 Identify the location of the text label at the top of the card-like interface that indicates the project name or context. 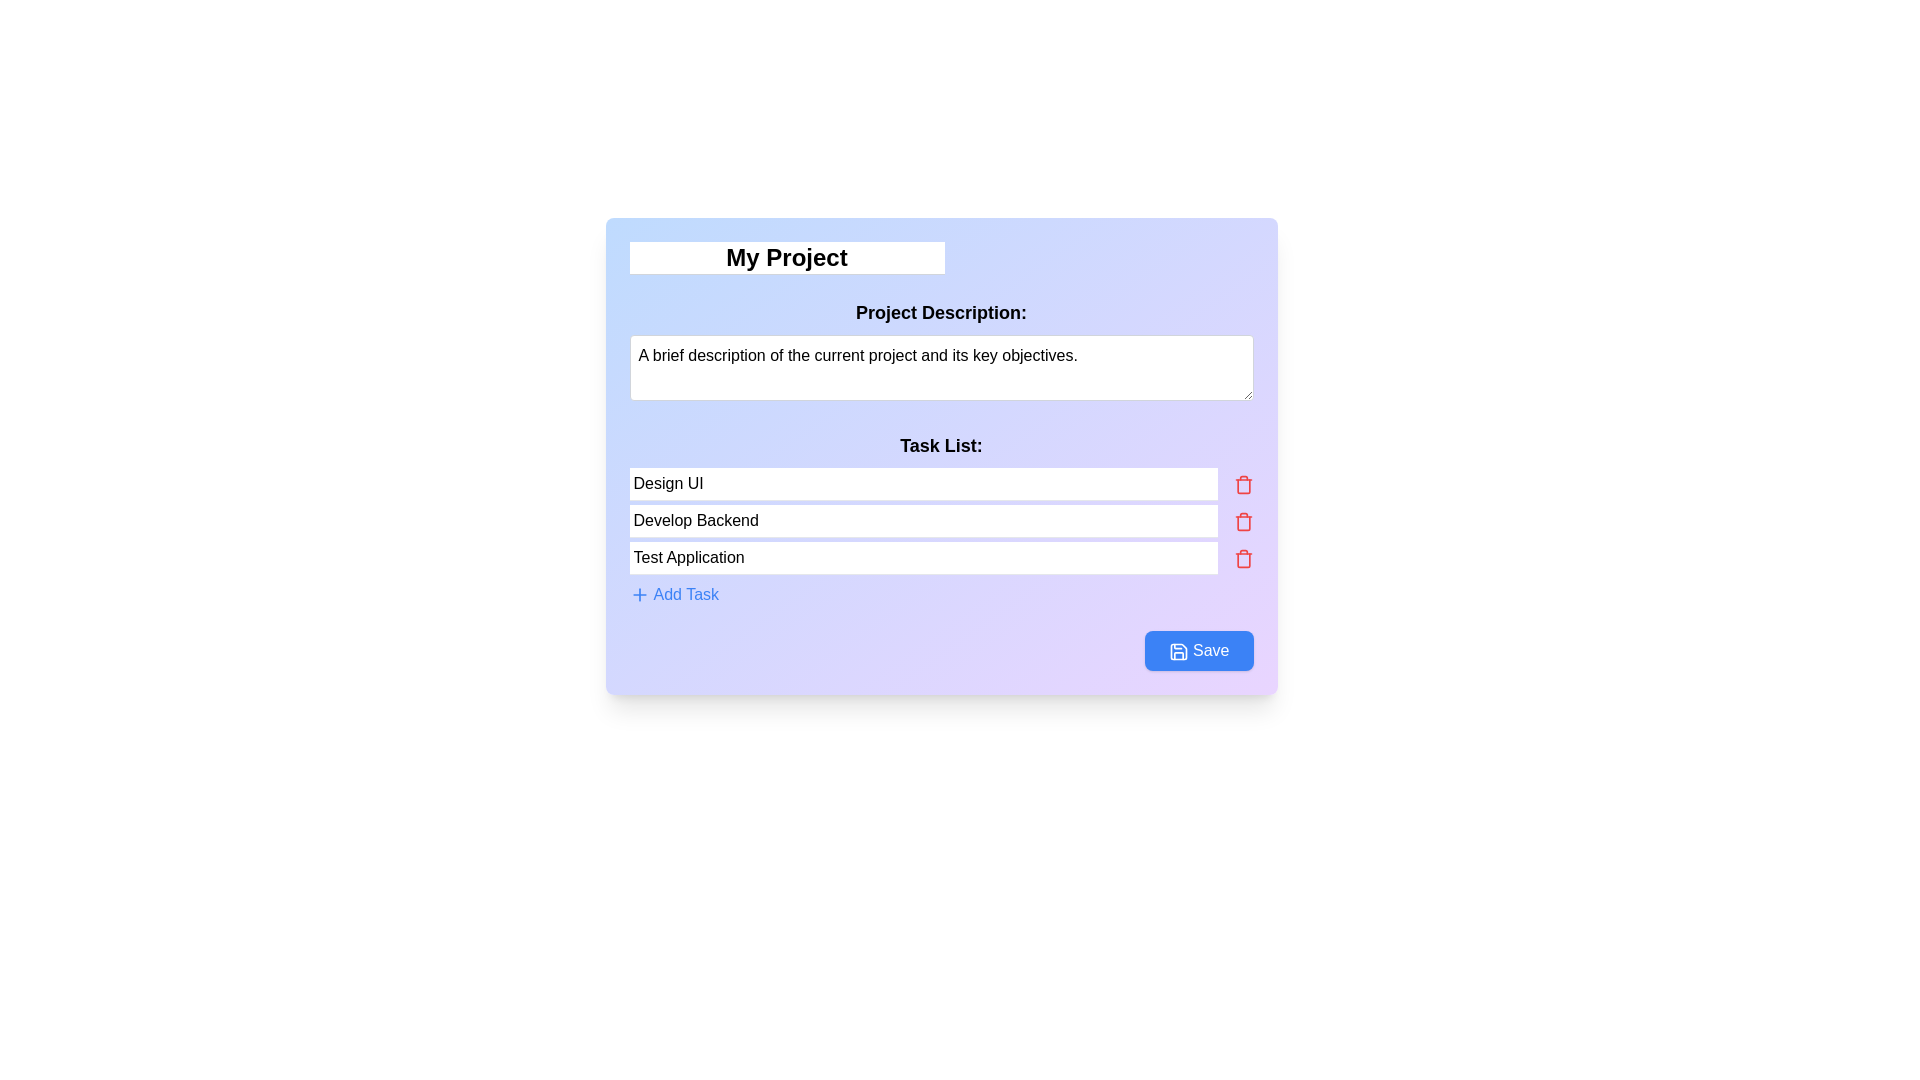
(786, 257).